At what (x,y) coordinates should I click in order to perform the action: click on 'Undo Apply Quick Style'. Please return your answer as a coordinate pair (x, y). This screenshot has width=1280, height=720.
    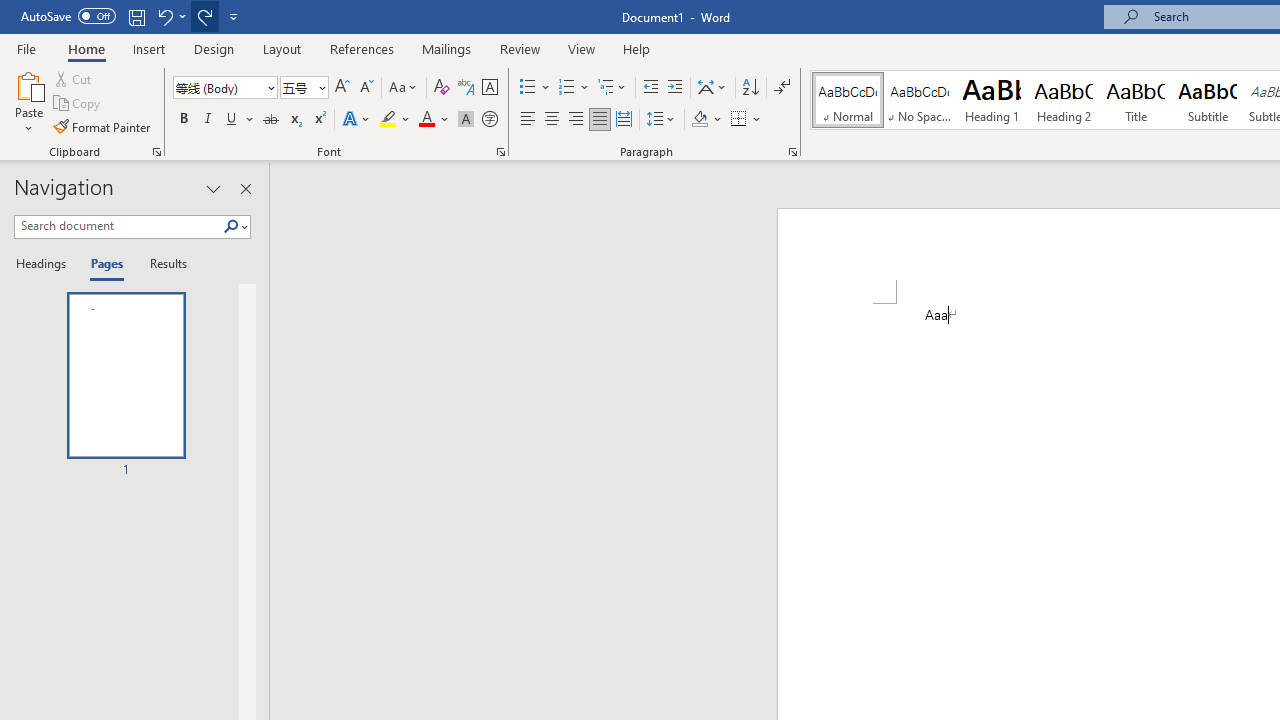
    Looking at the image, I should click on (164, 16).